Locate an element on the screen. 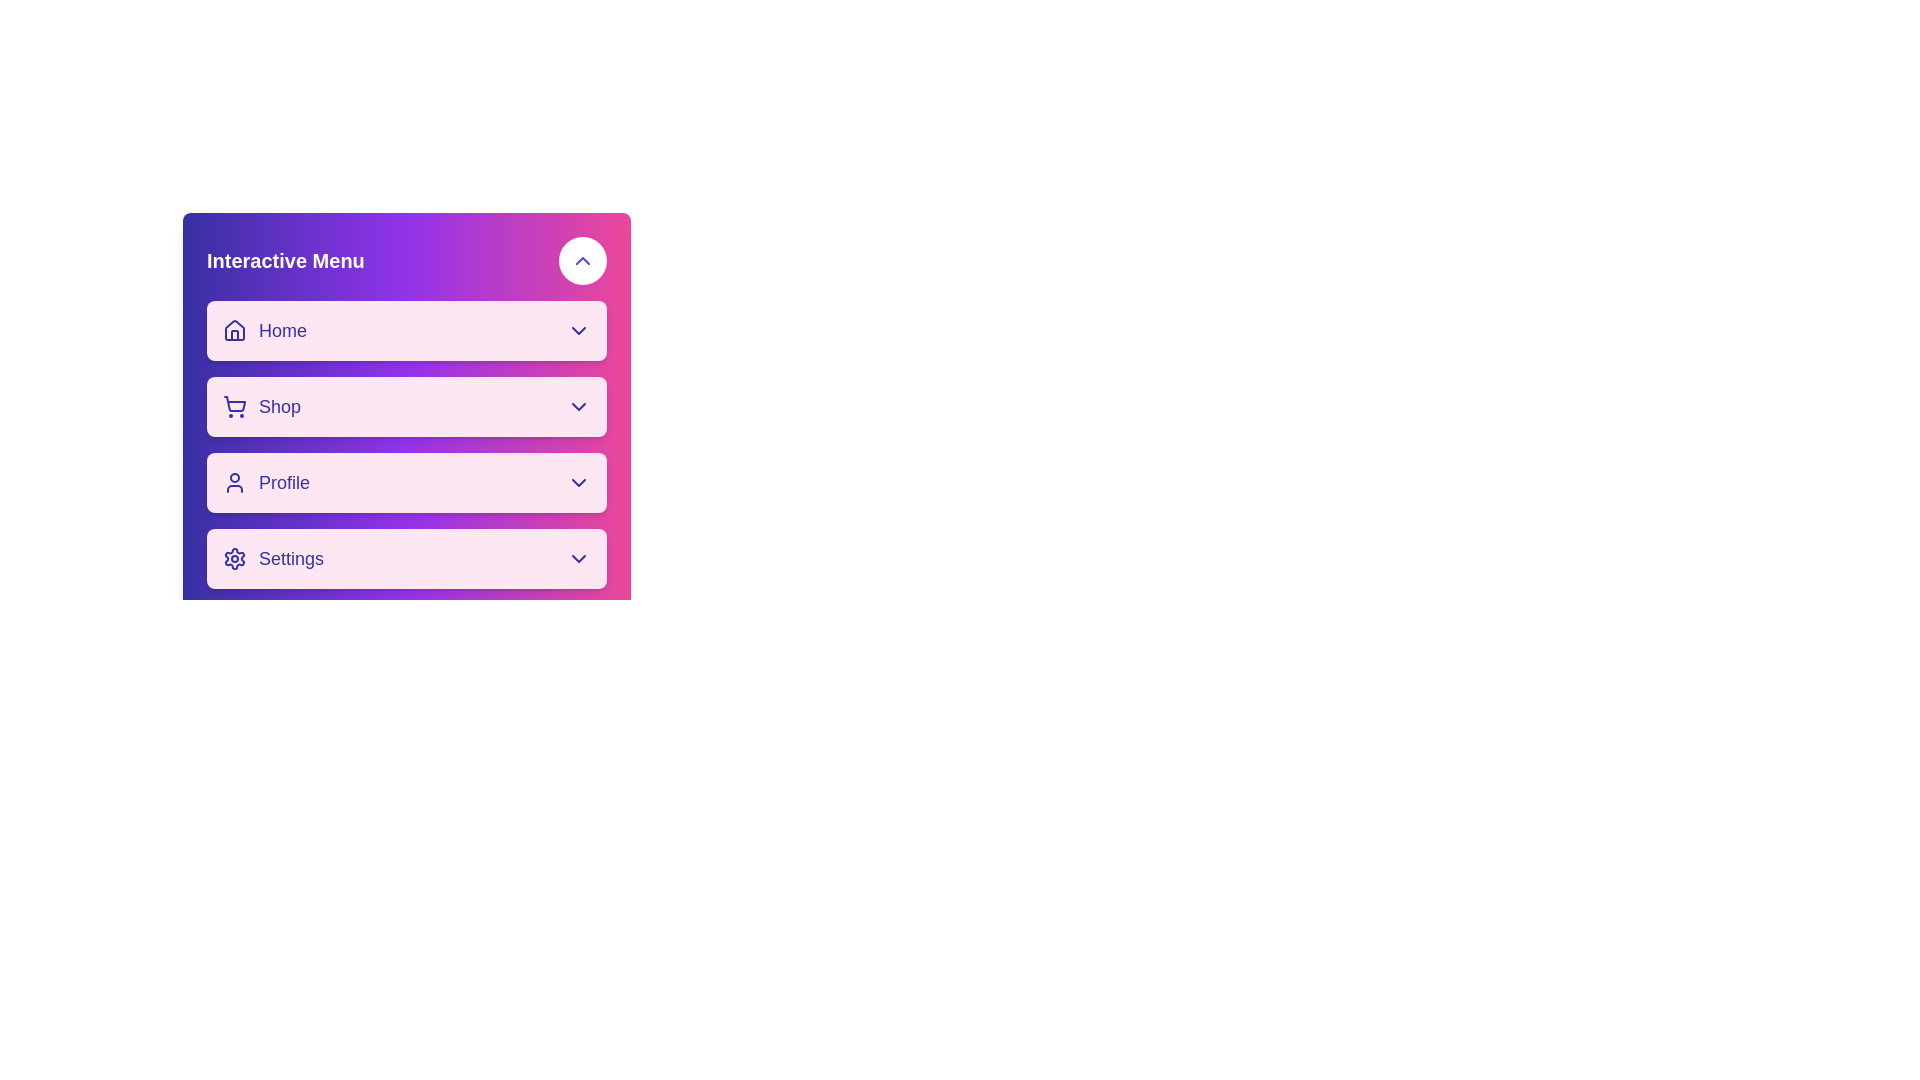 The image size is (1920, 1080). the 'Shop' label in the vertical menu that indicates access to shopping resources, positioned between 'Home' and 'Profile' is located at coordinates (278, 406).